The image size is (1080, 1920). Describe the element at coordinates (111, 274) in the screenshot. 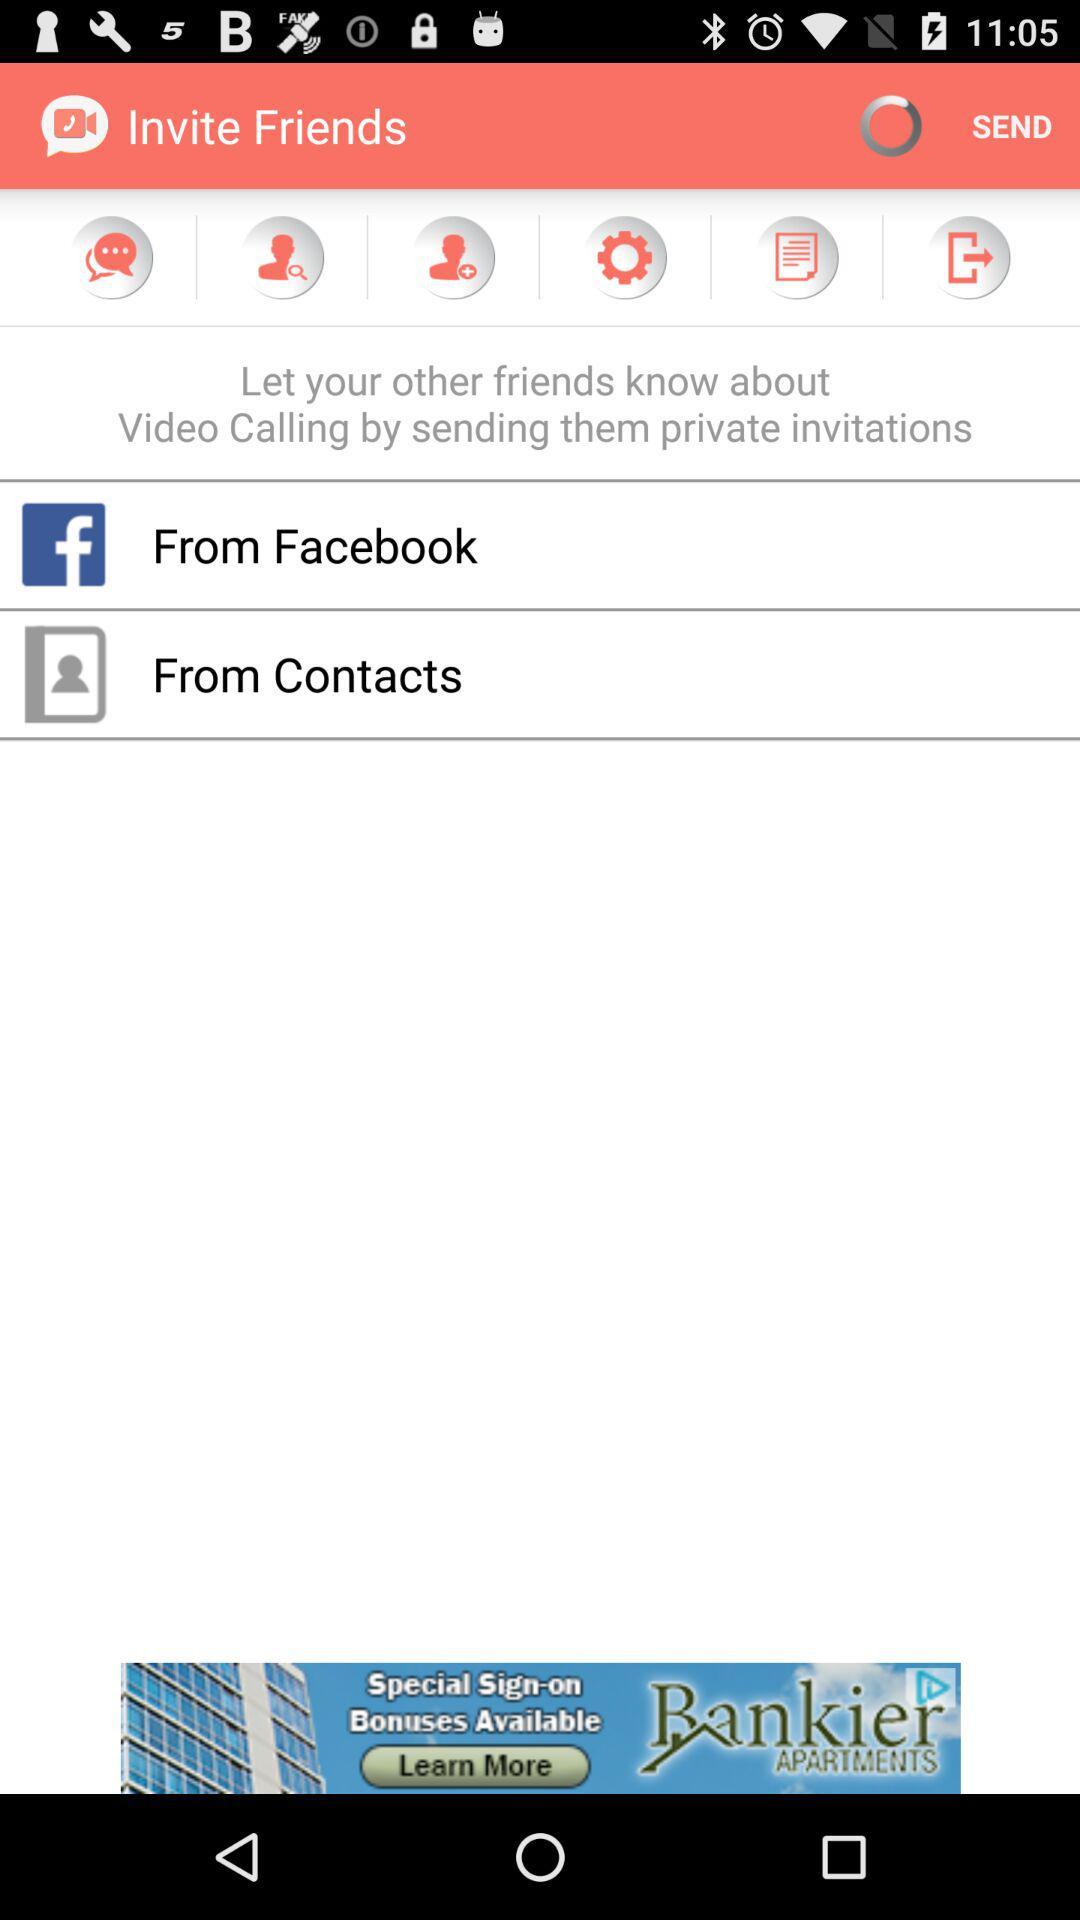

I see `the chat icon` at that location.